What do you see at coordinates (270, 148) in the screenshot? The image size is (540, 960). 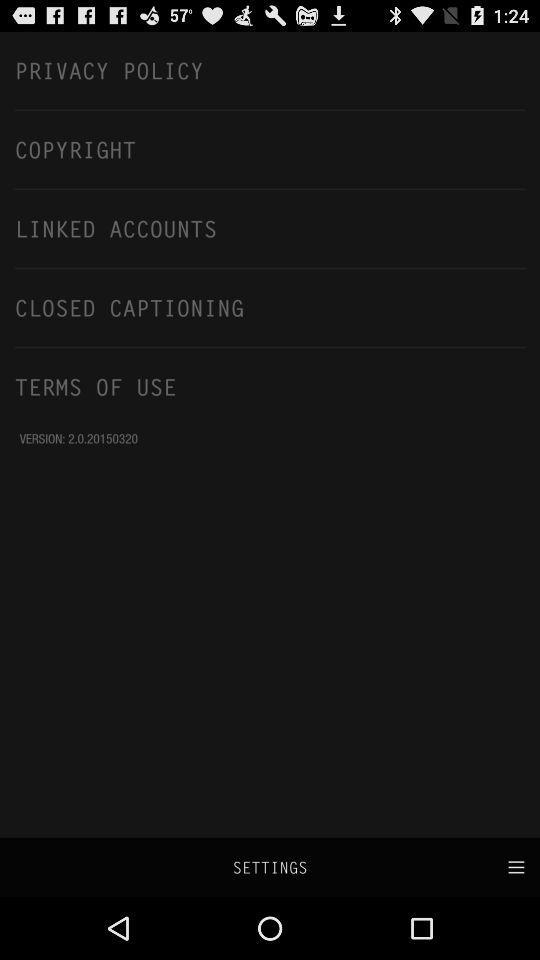 I see `the copyright` at bounding box center [270, 148].